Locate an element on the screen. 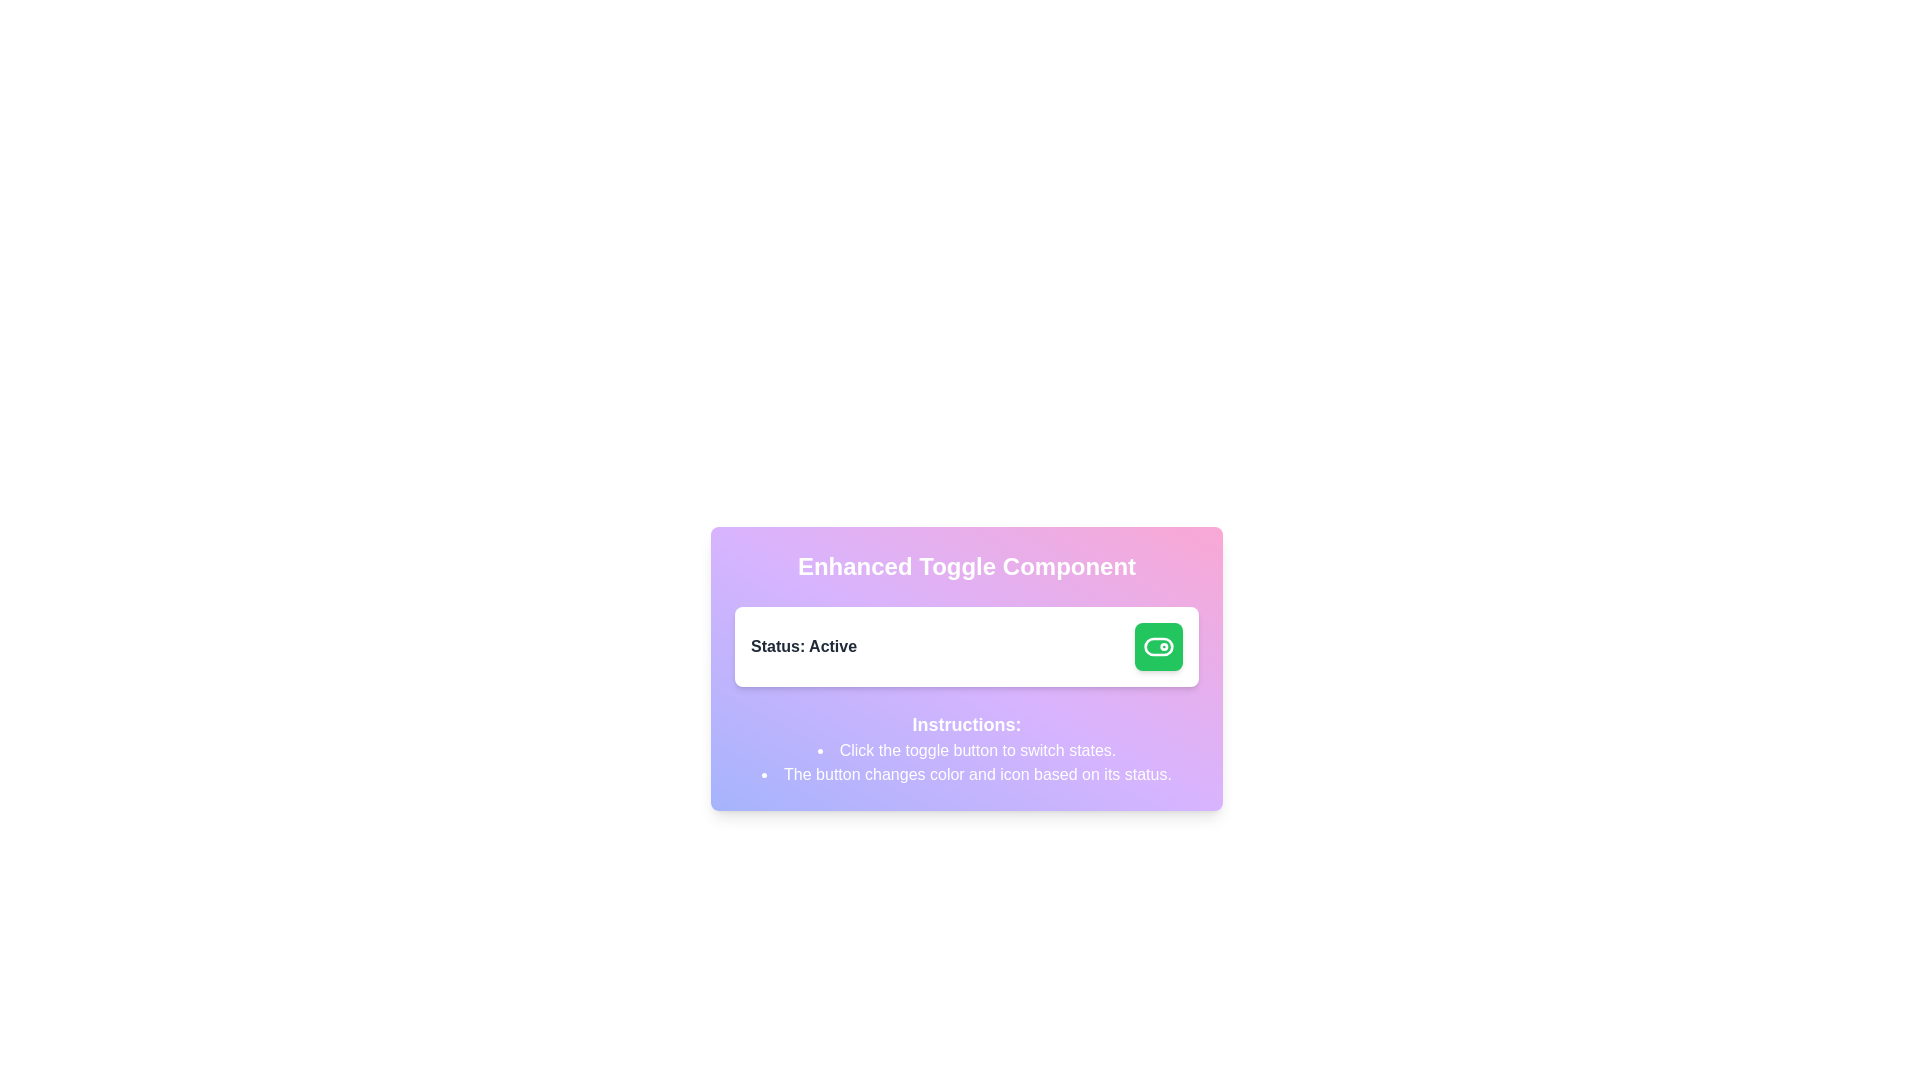 The width and height of the screenshot is (1920, 1080). the toggle button to switch its state is located at coordinates (1158, 647).